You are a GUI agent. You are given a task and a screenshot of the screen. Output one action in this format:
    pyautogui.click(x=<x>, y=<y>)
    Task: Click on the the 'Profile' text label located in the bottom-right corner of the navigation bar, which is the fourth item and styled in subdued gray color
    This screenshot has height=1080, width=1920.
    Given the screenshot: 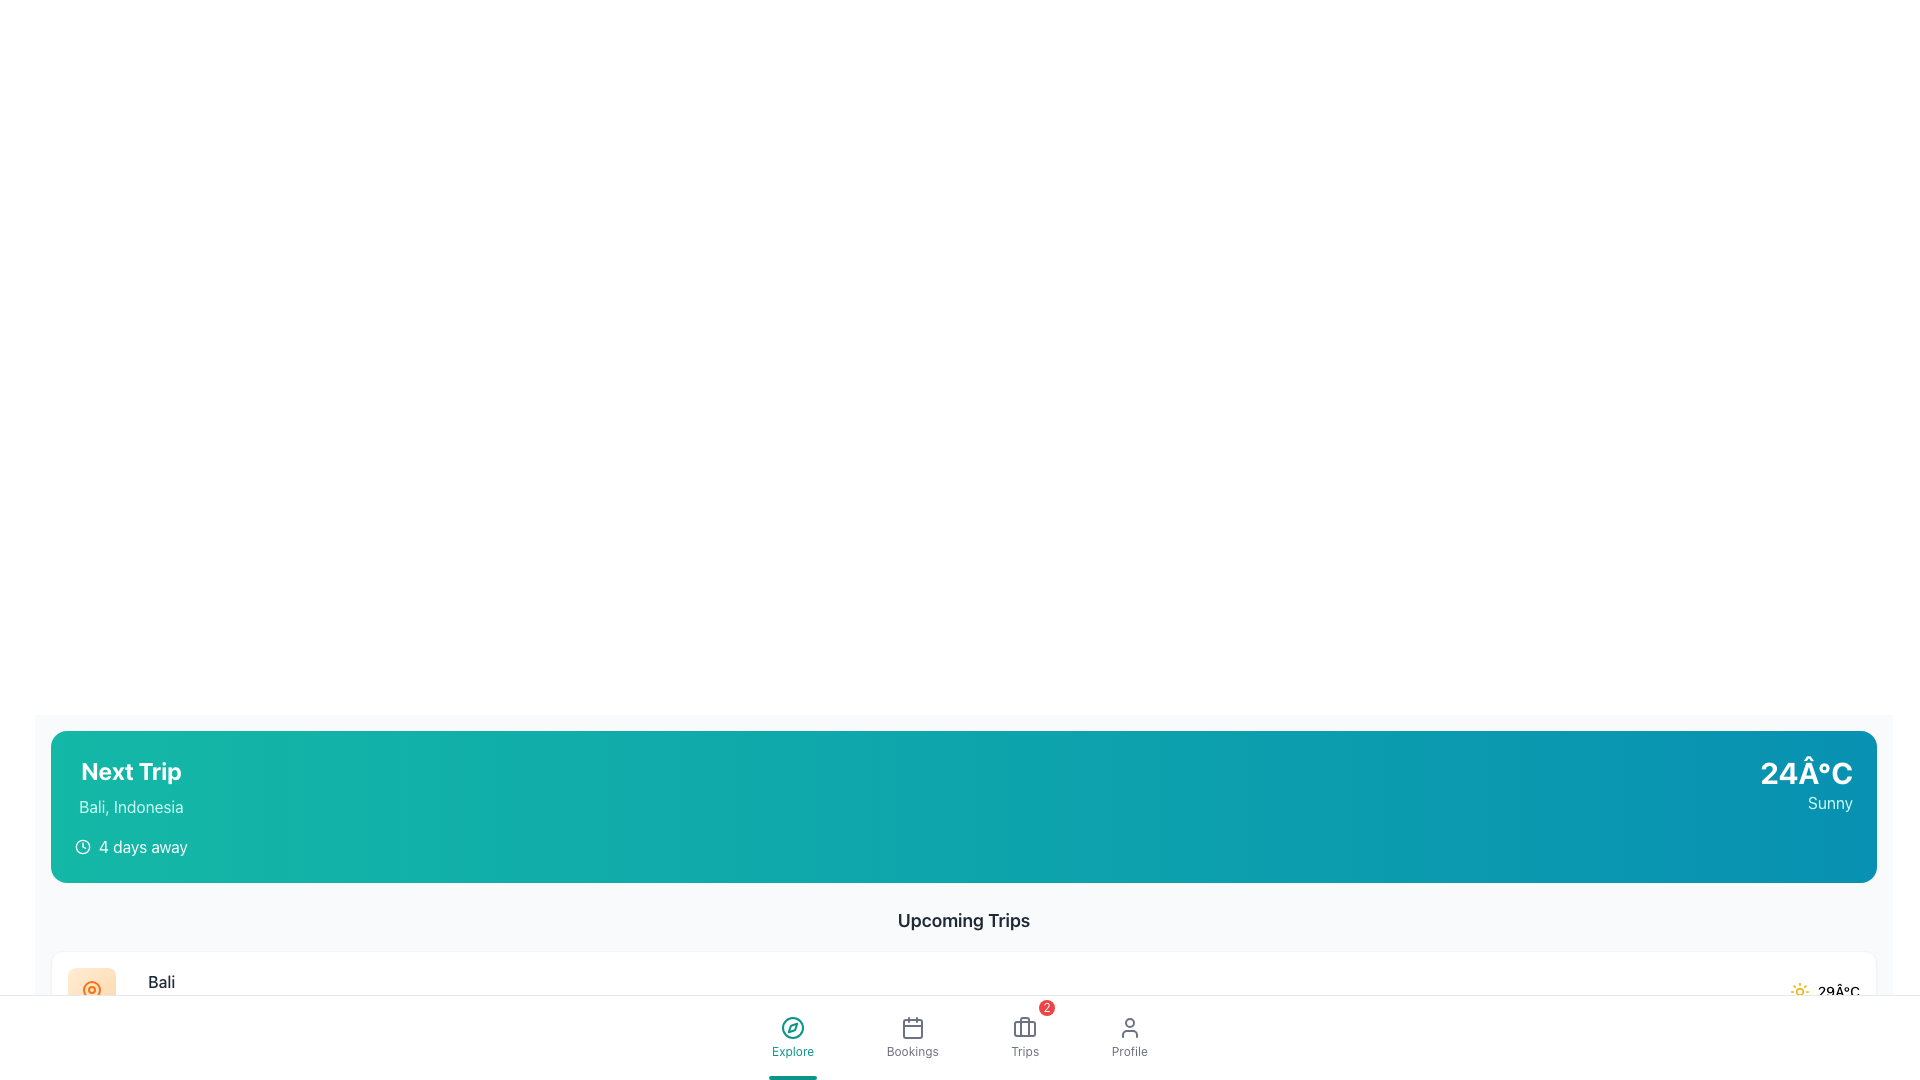 What is the action you would take?
    pyautogui.click(x=1129, y=1051)
    